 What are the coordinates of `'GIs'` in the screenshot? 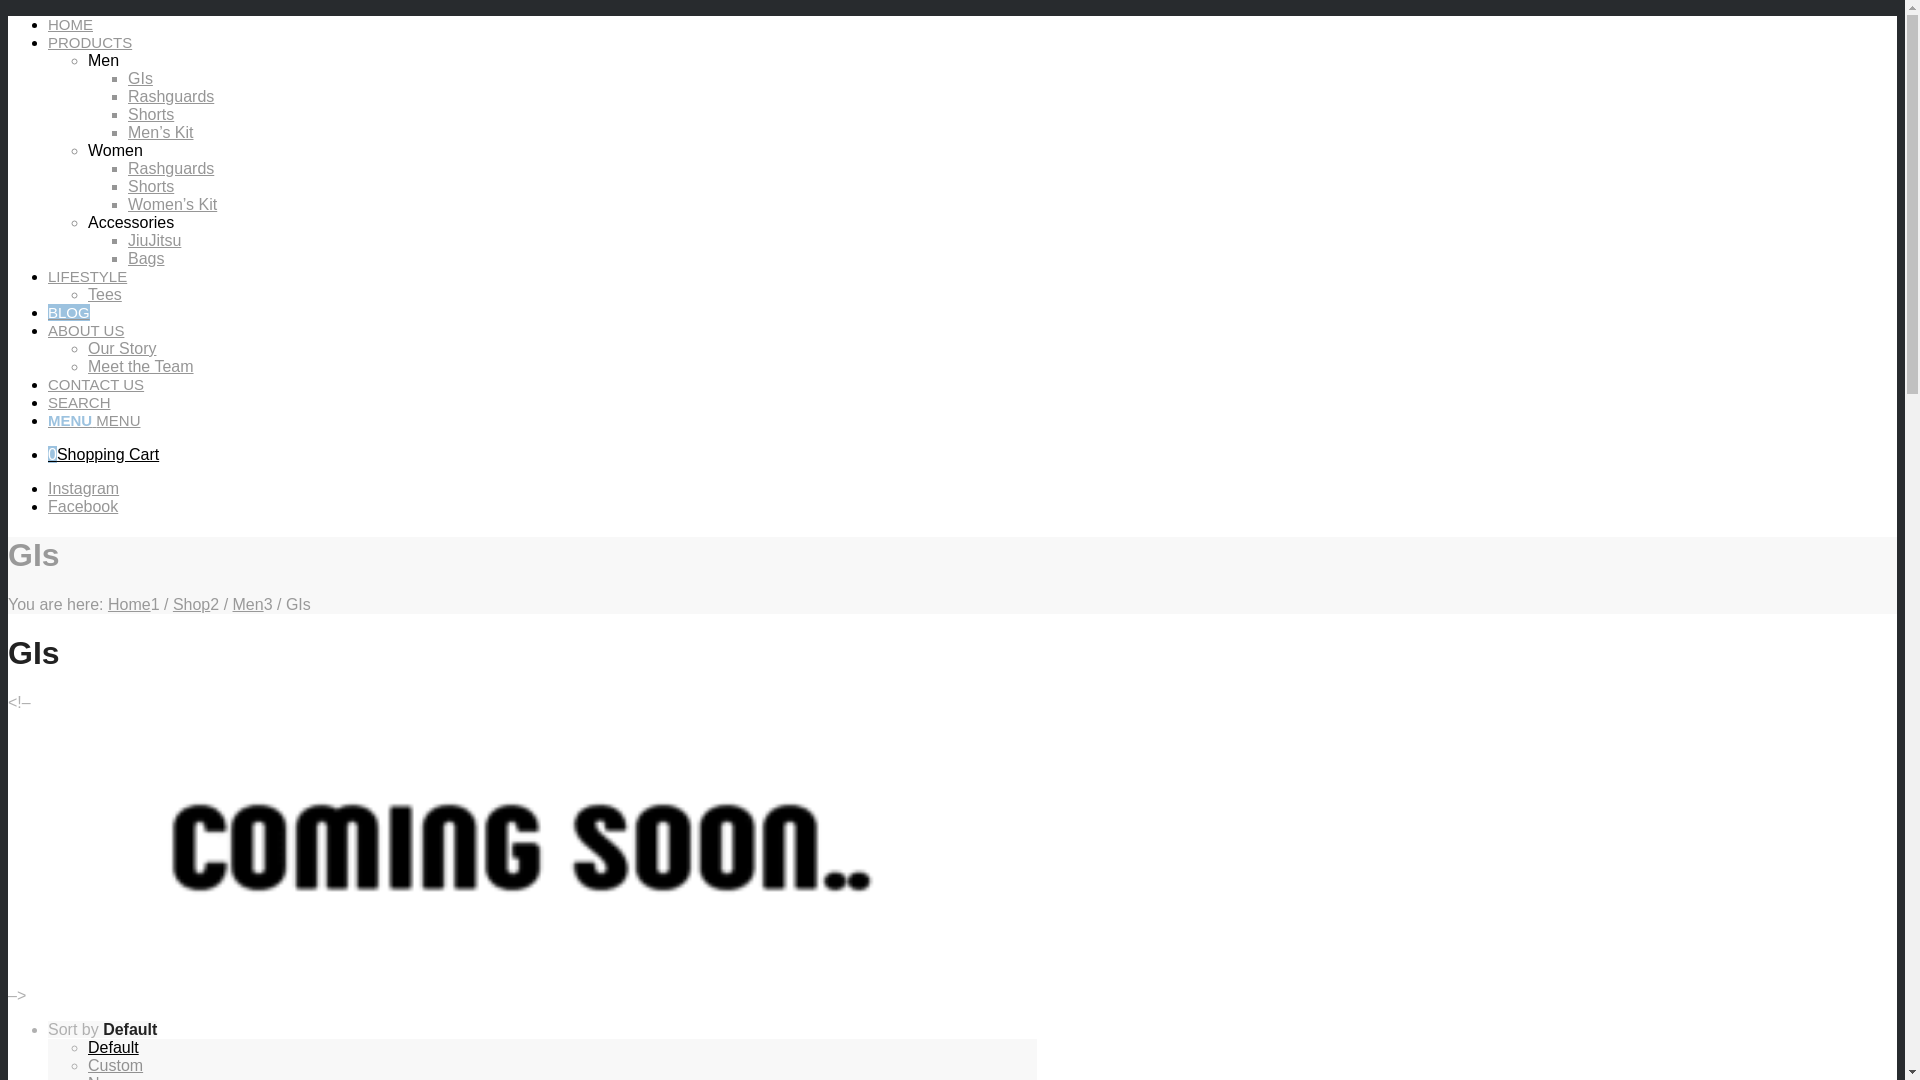 It's located at (139, 77).